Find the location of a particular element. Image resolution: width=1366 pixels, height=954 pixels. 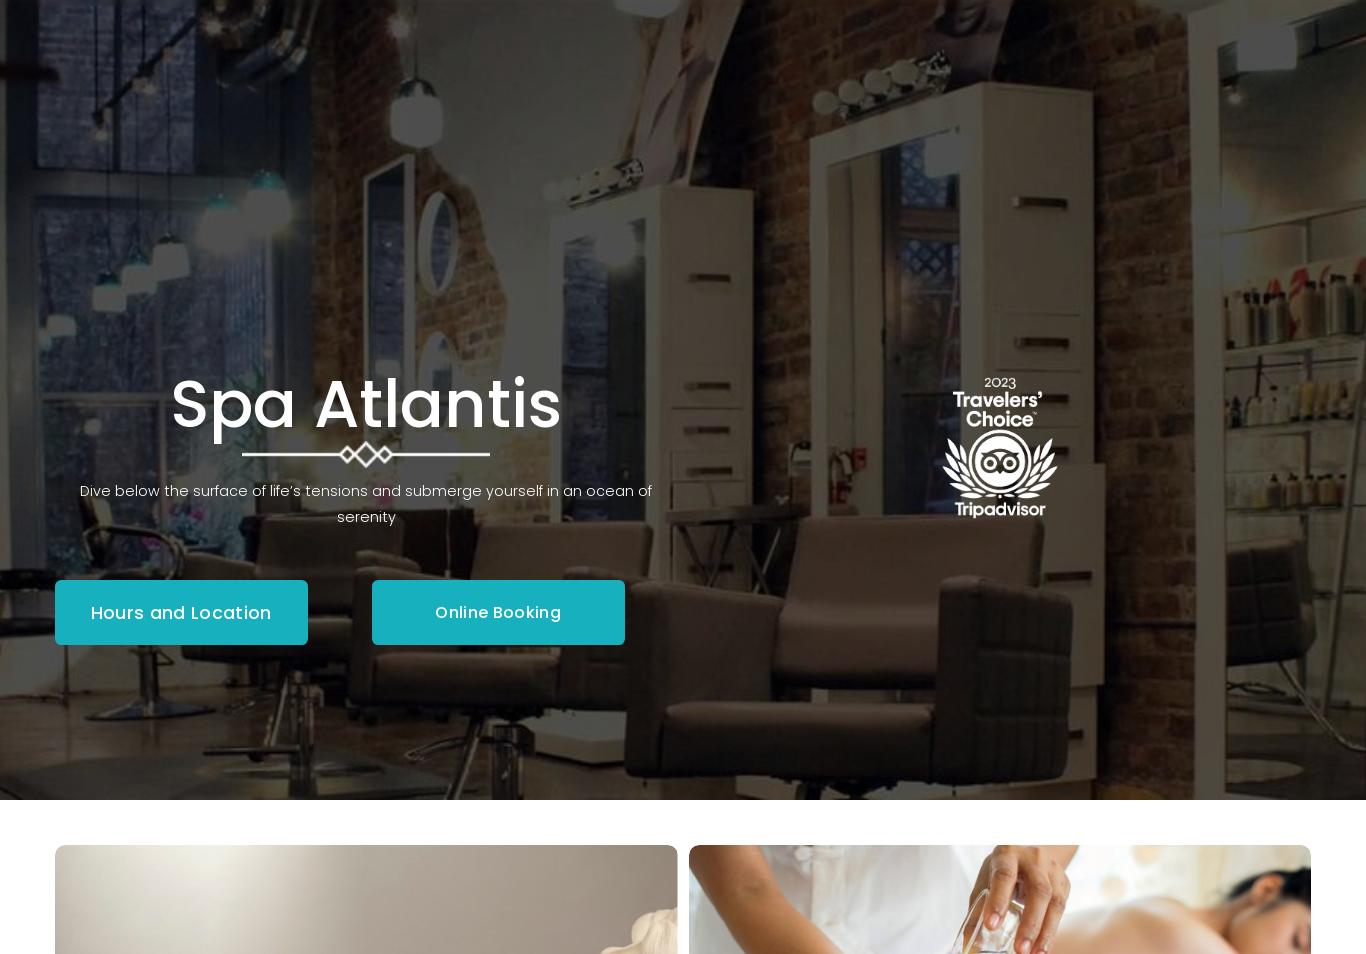

'Book Now' is located at coordinates (1244, 154).